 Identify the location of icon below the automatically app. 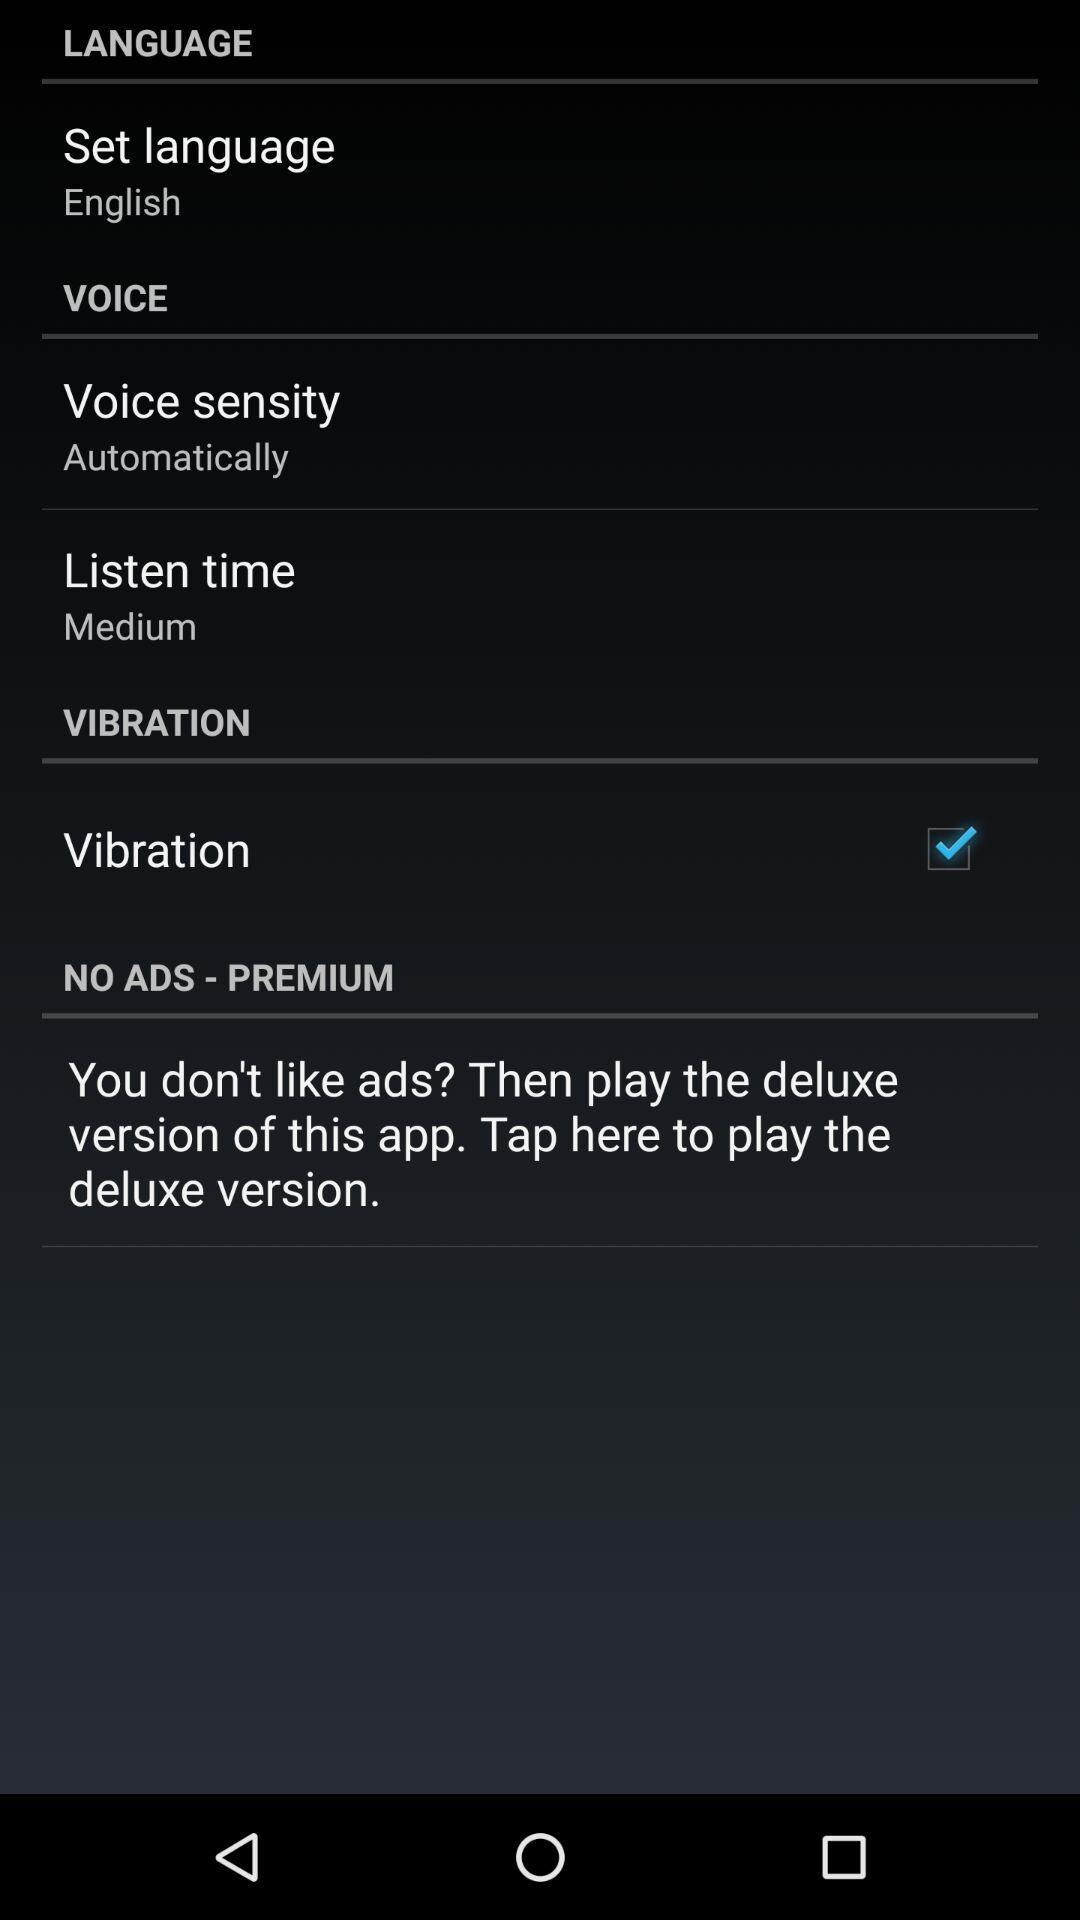
(178, 567).